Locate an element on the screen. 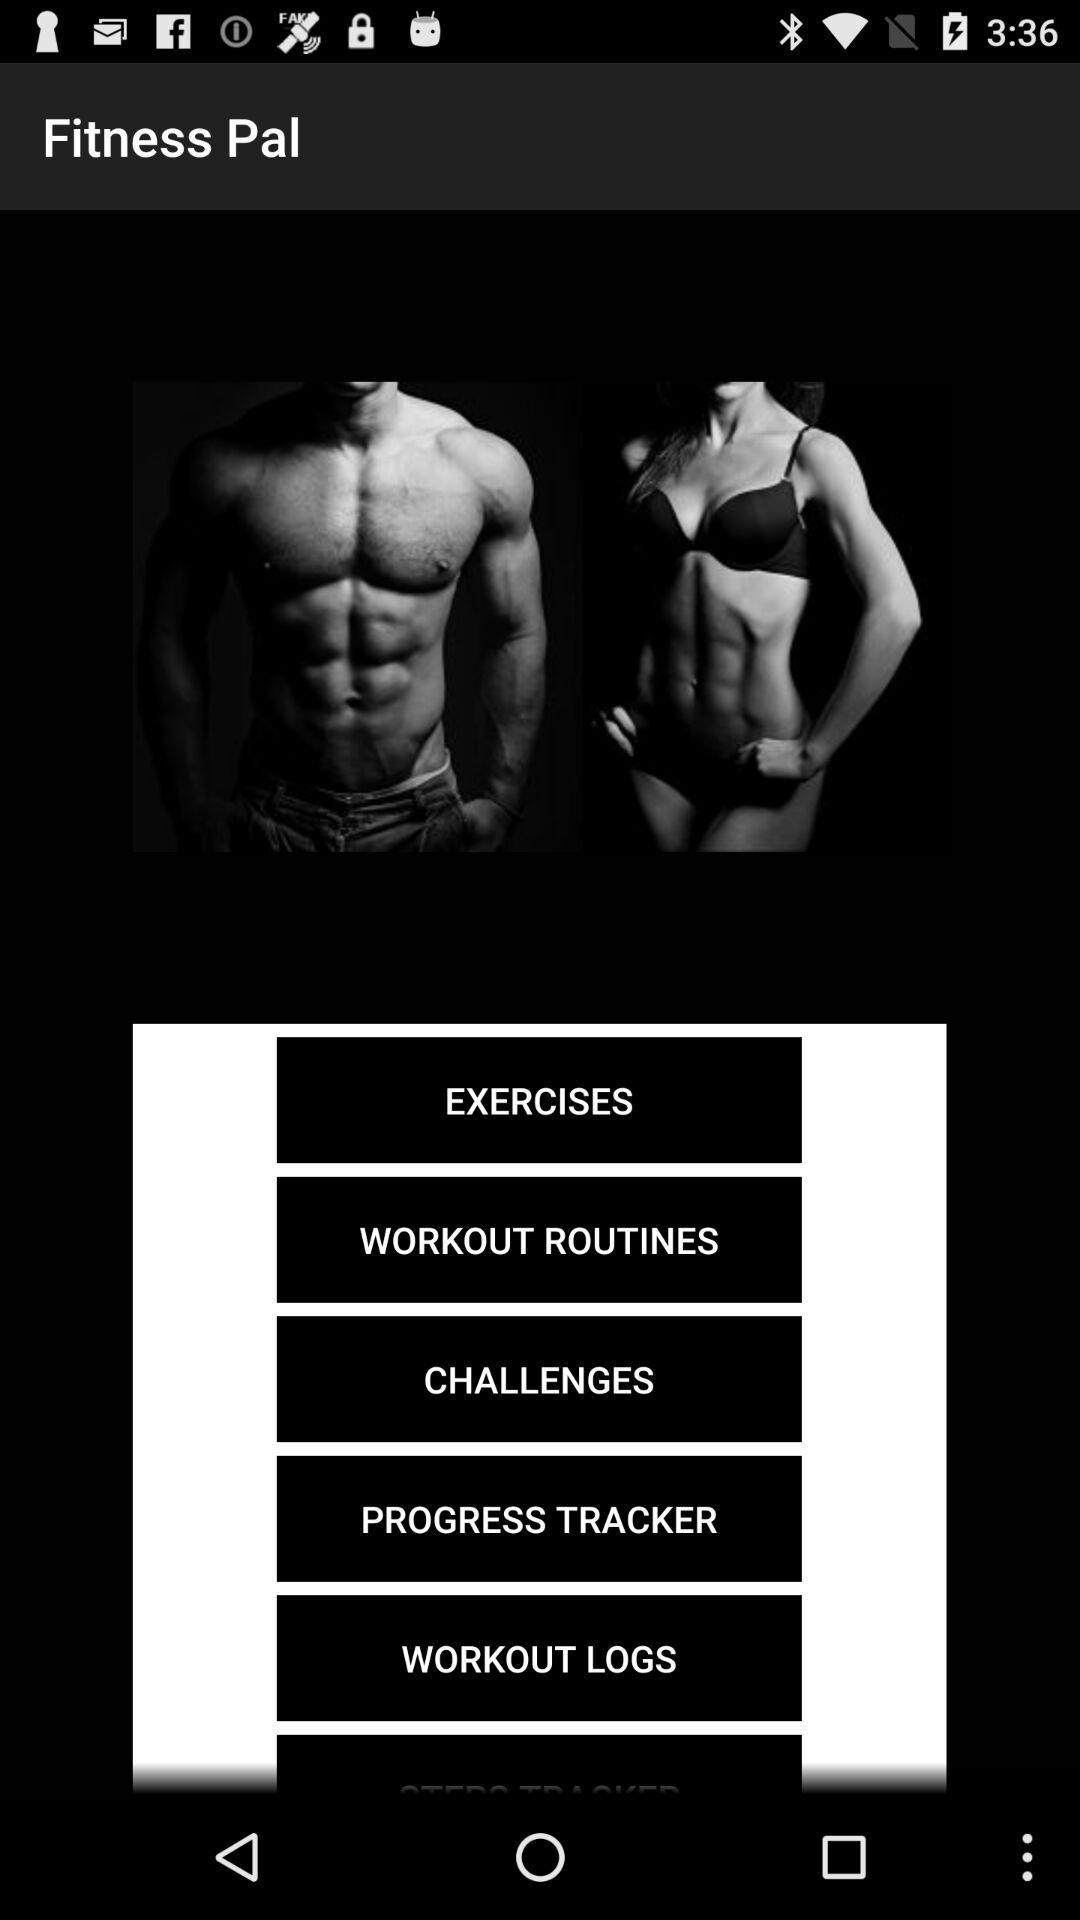 This screenshot has width=1080, height=1920. item below workout logs item is located at coordinates (538, 1764).